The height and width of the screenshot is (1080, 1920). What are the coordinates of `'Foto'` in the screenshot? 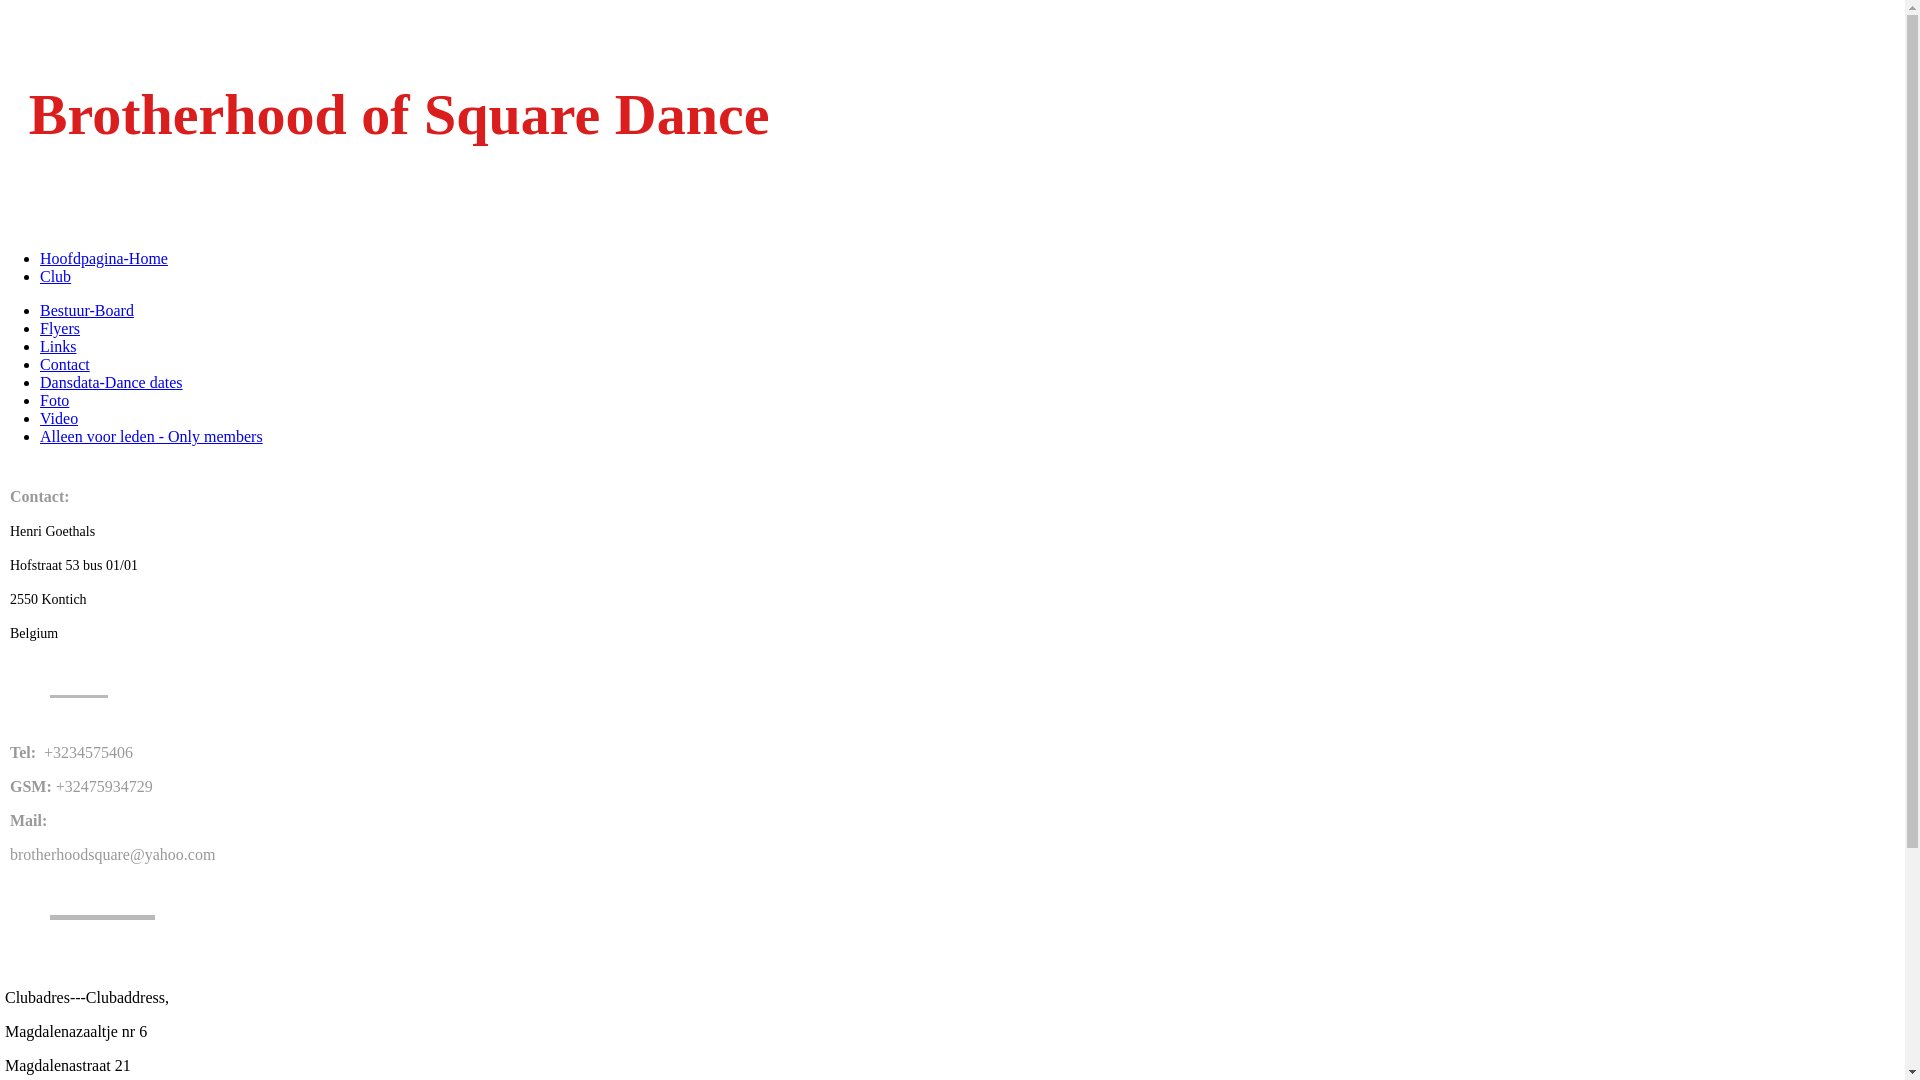 It's located at (54, 400).